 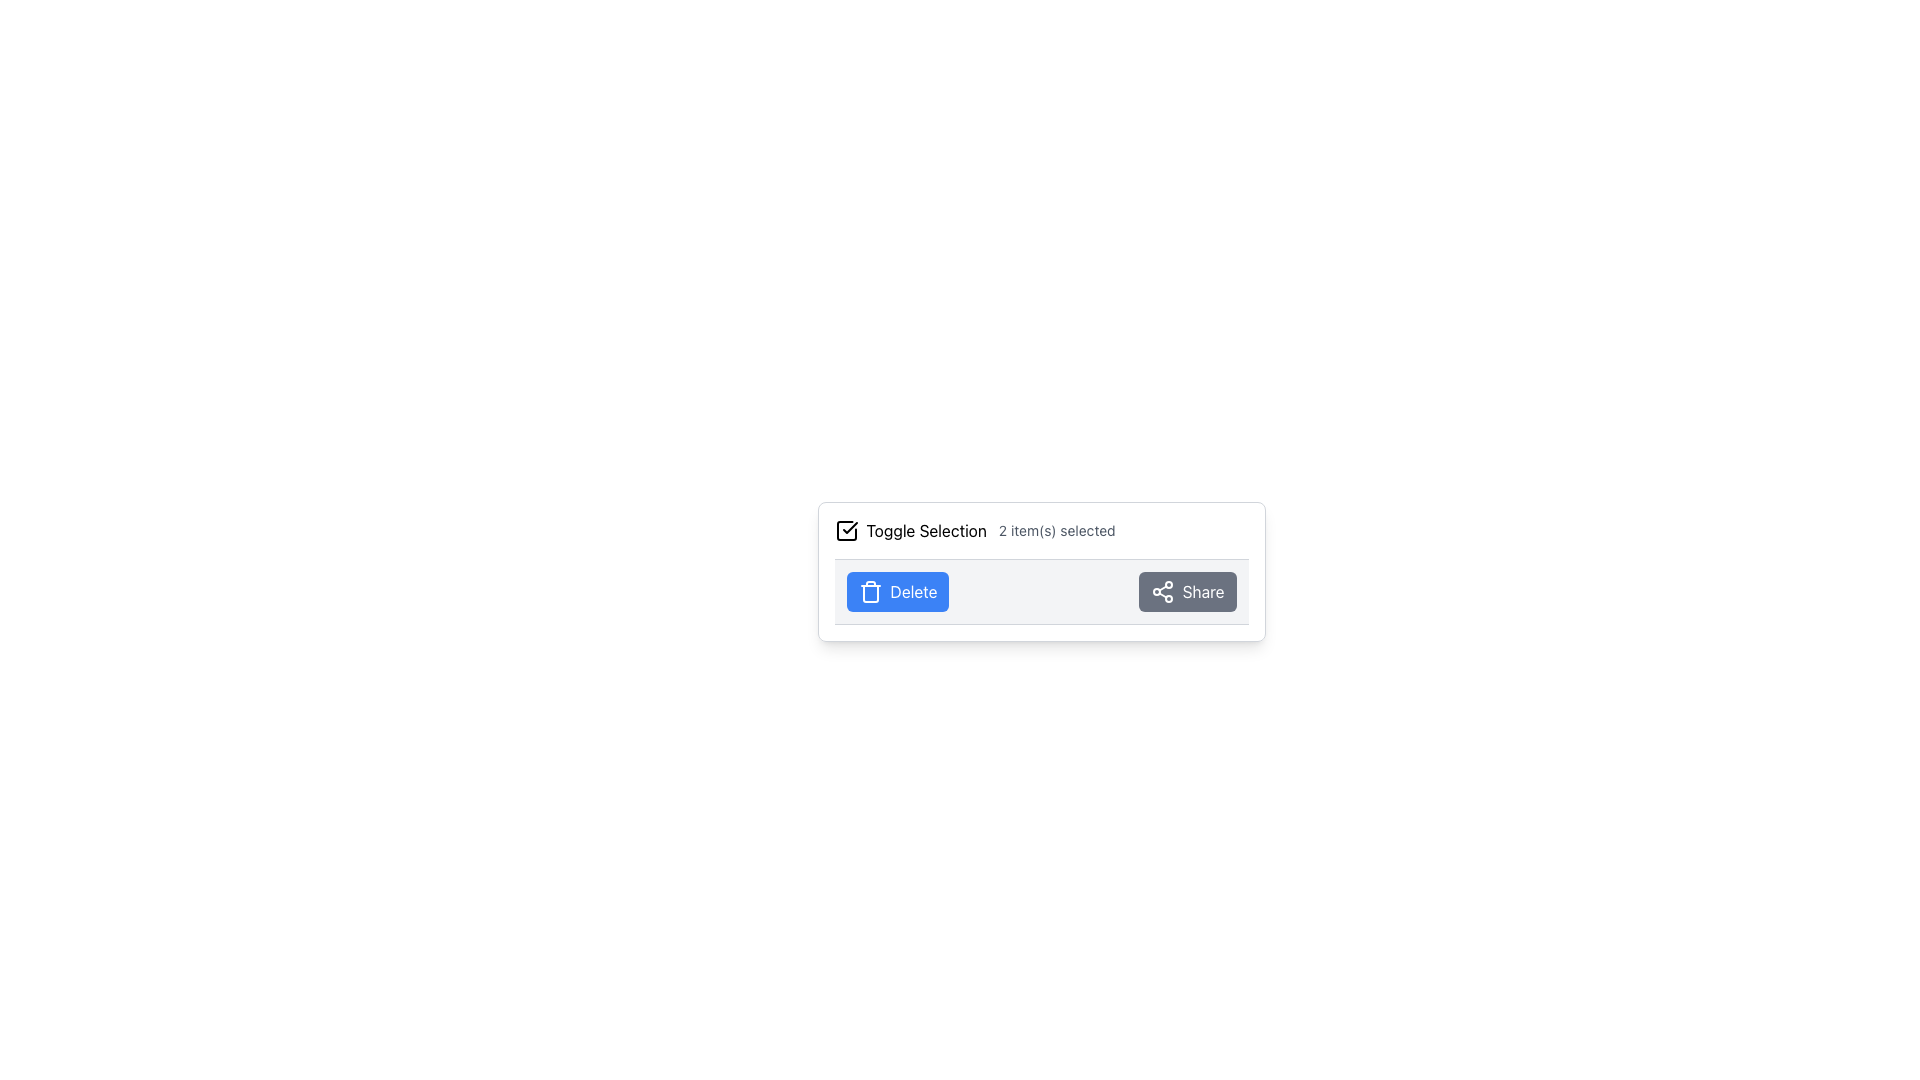 I want to click on the graphical representation of the trash bin outline icon located to the left of the 'Delete' button, so click(x=870, y=593).